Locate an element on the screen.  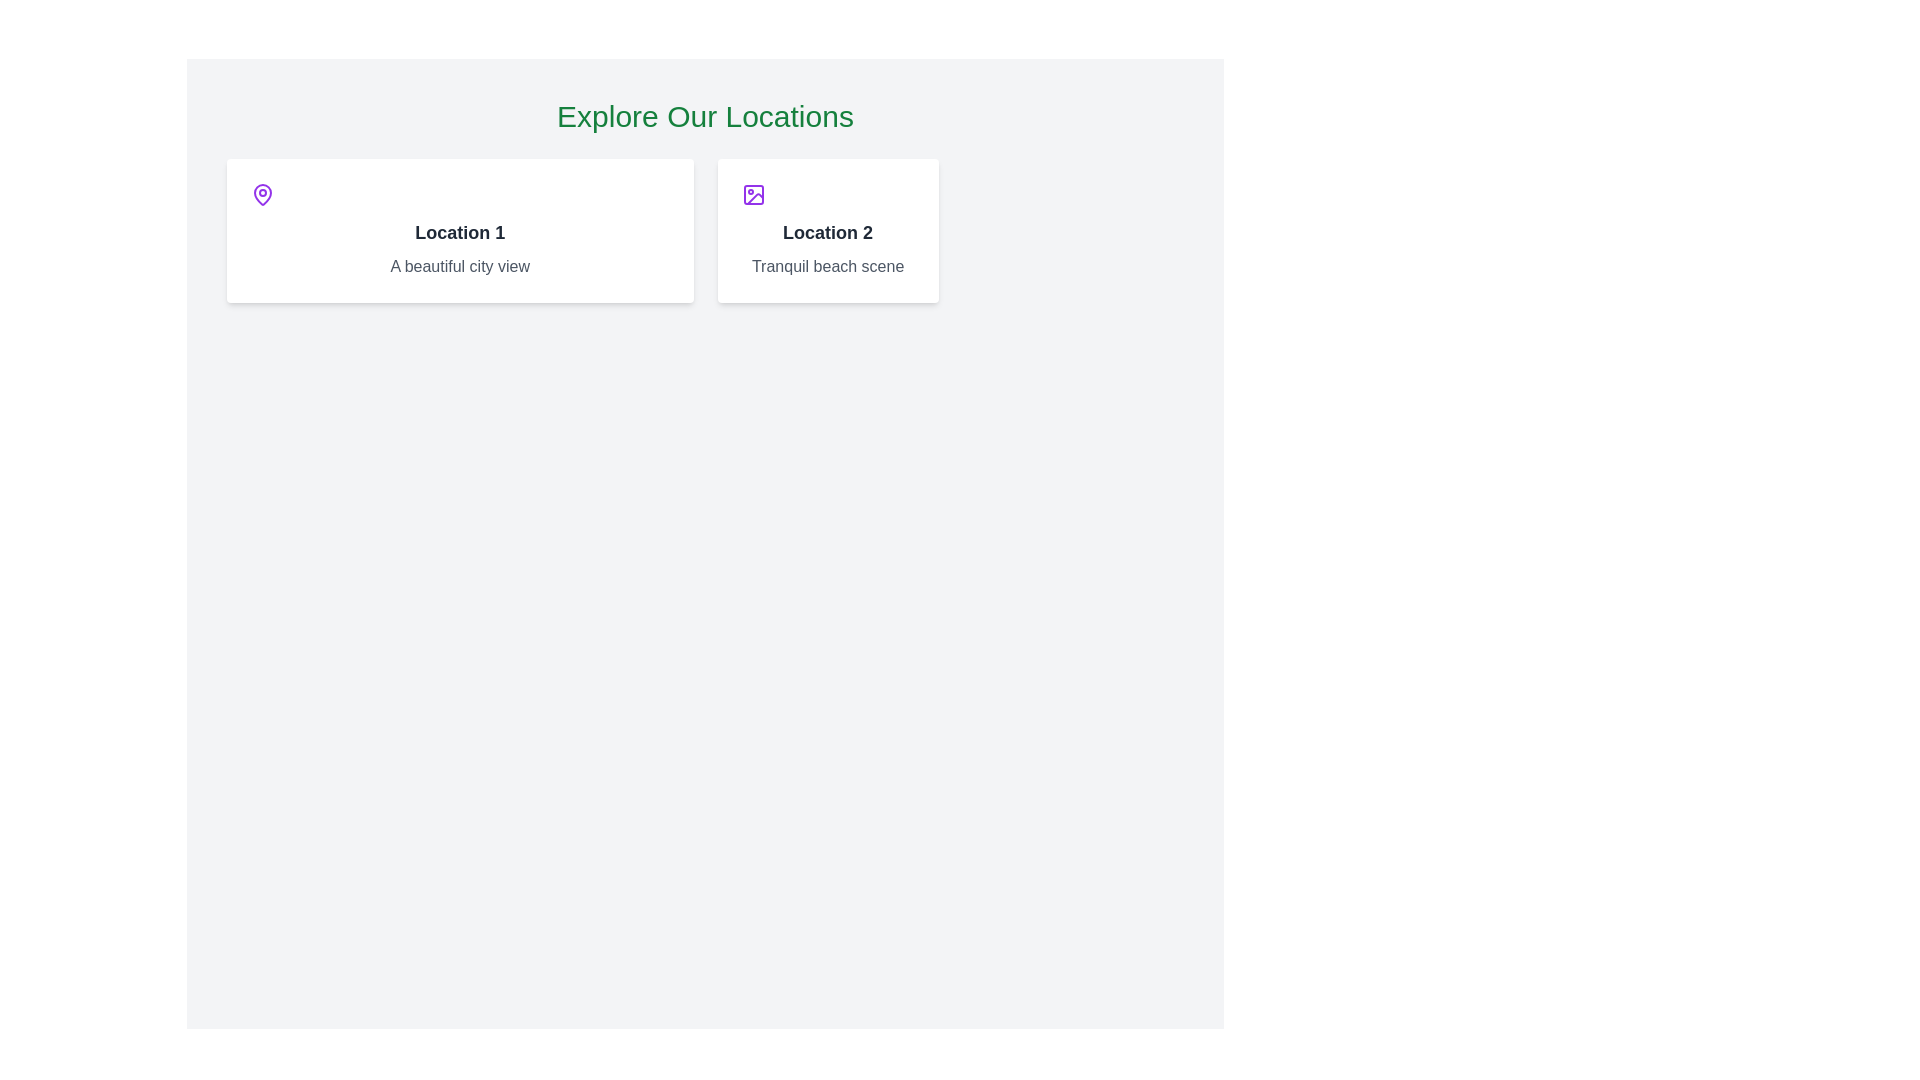
bold, dark gray text display element that says 'Location 2', which is prominently styled and positioned in the upper-central portion of the second card above the subheading 'Tranquil beach scene' is located at coordinates (828, 231).